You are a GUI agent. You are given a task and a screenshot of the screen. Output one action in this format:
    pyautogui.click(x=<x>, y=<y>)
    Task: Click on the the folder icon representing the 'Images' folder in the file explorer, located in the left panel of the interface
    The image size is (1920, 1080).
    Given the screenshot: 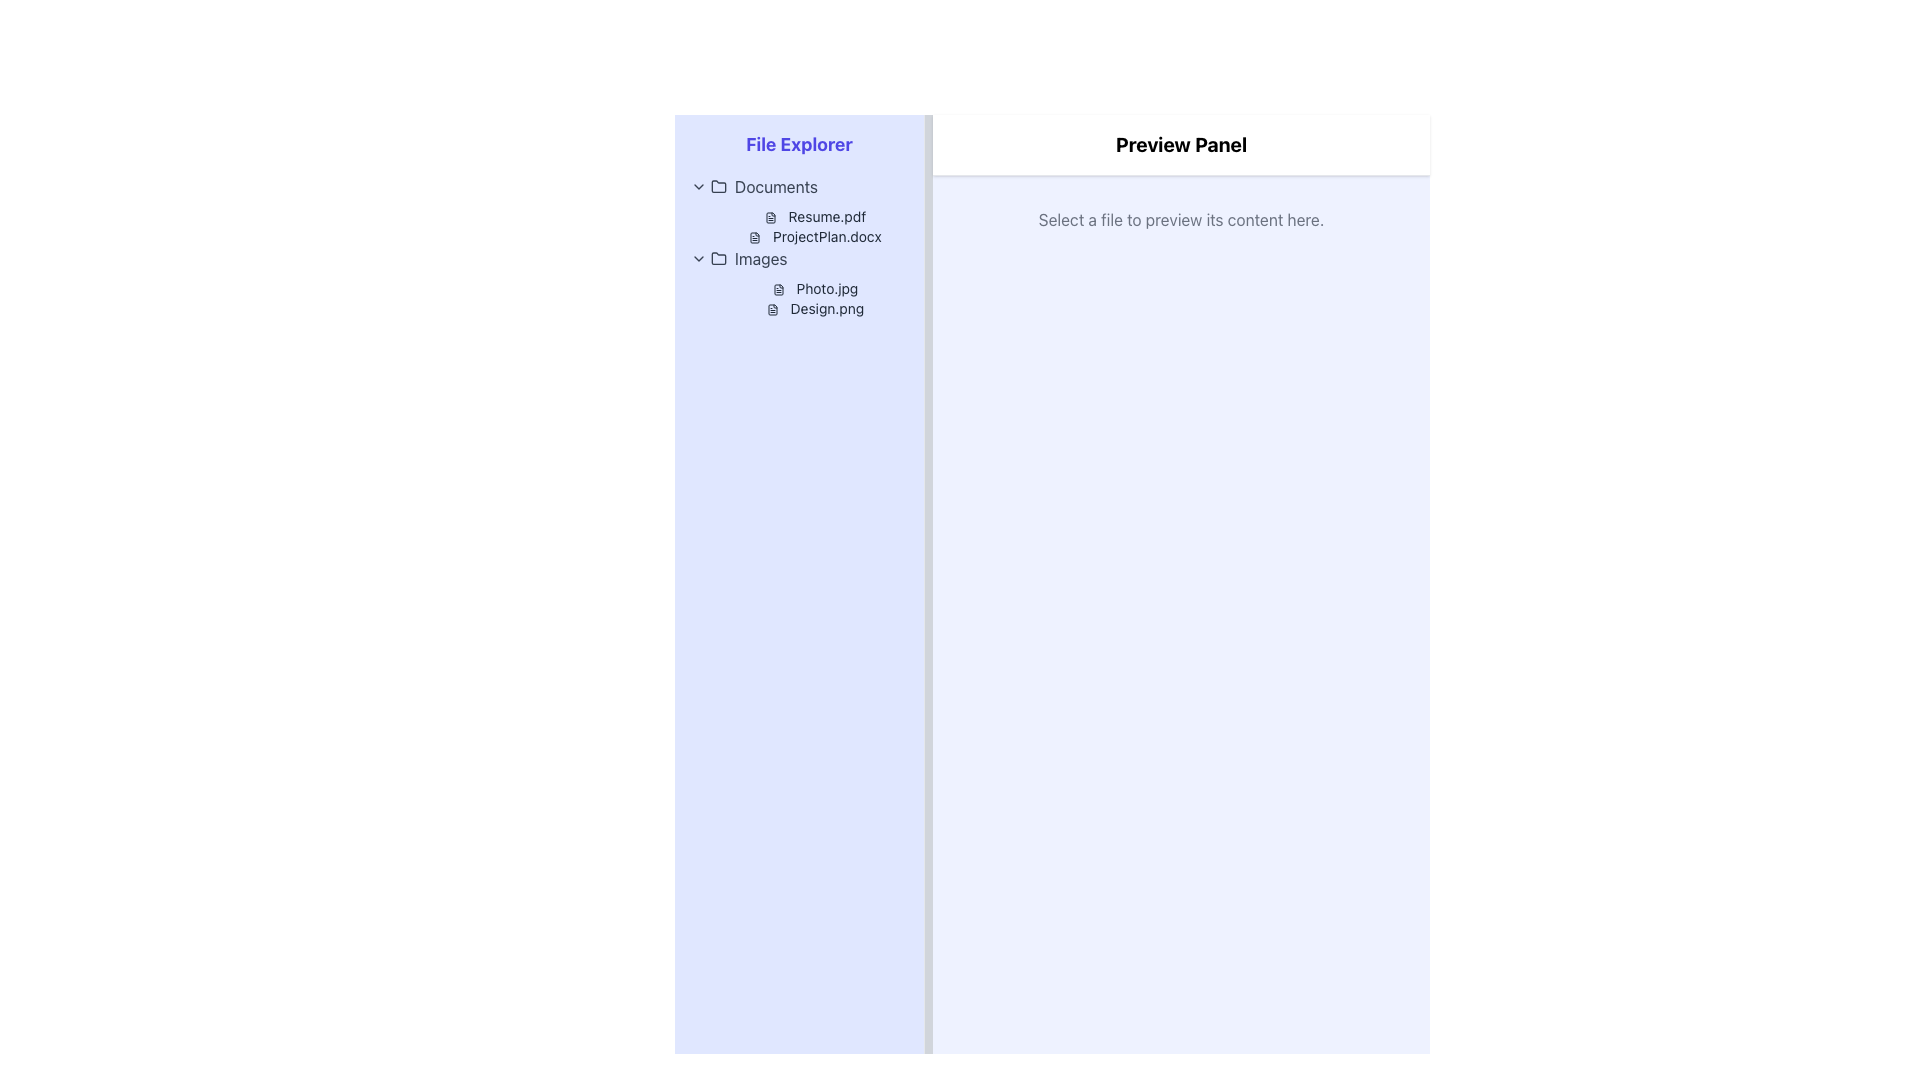 What is the action you would take?
    pyautogui.click(x=719, y=257)
    